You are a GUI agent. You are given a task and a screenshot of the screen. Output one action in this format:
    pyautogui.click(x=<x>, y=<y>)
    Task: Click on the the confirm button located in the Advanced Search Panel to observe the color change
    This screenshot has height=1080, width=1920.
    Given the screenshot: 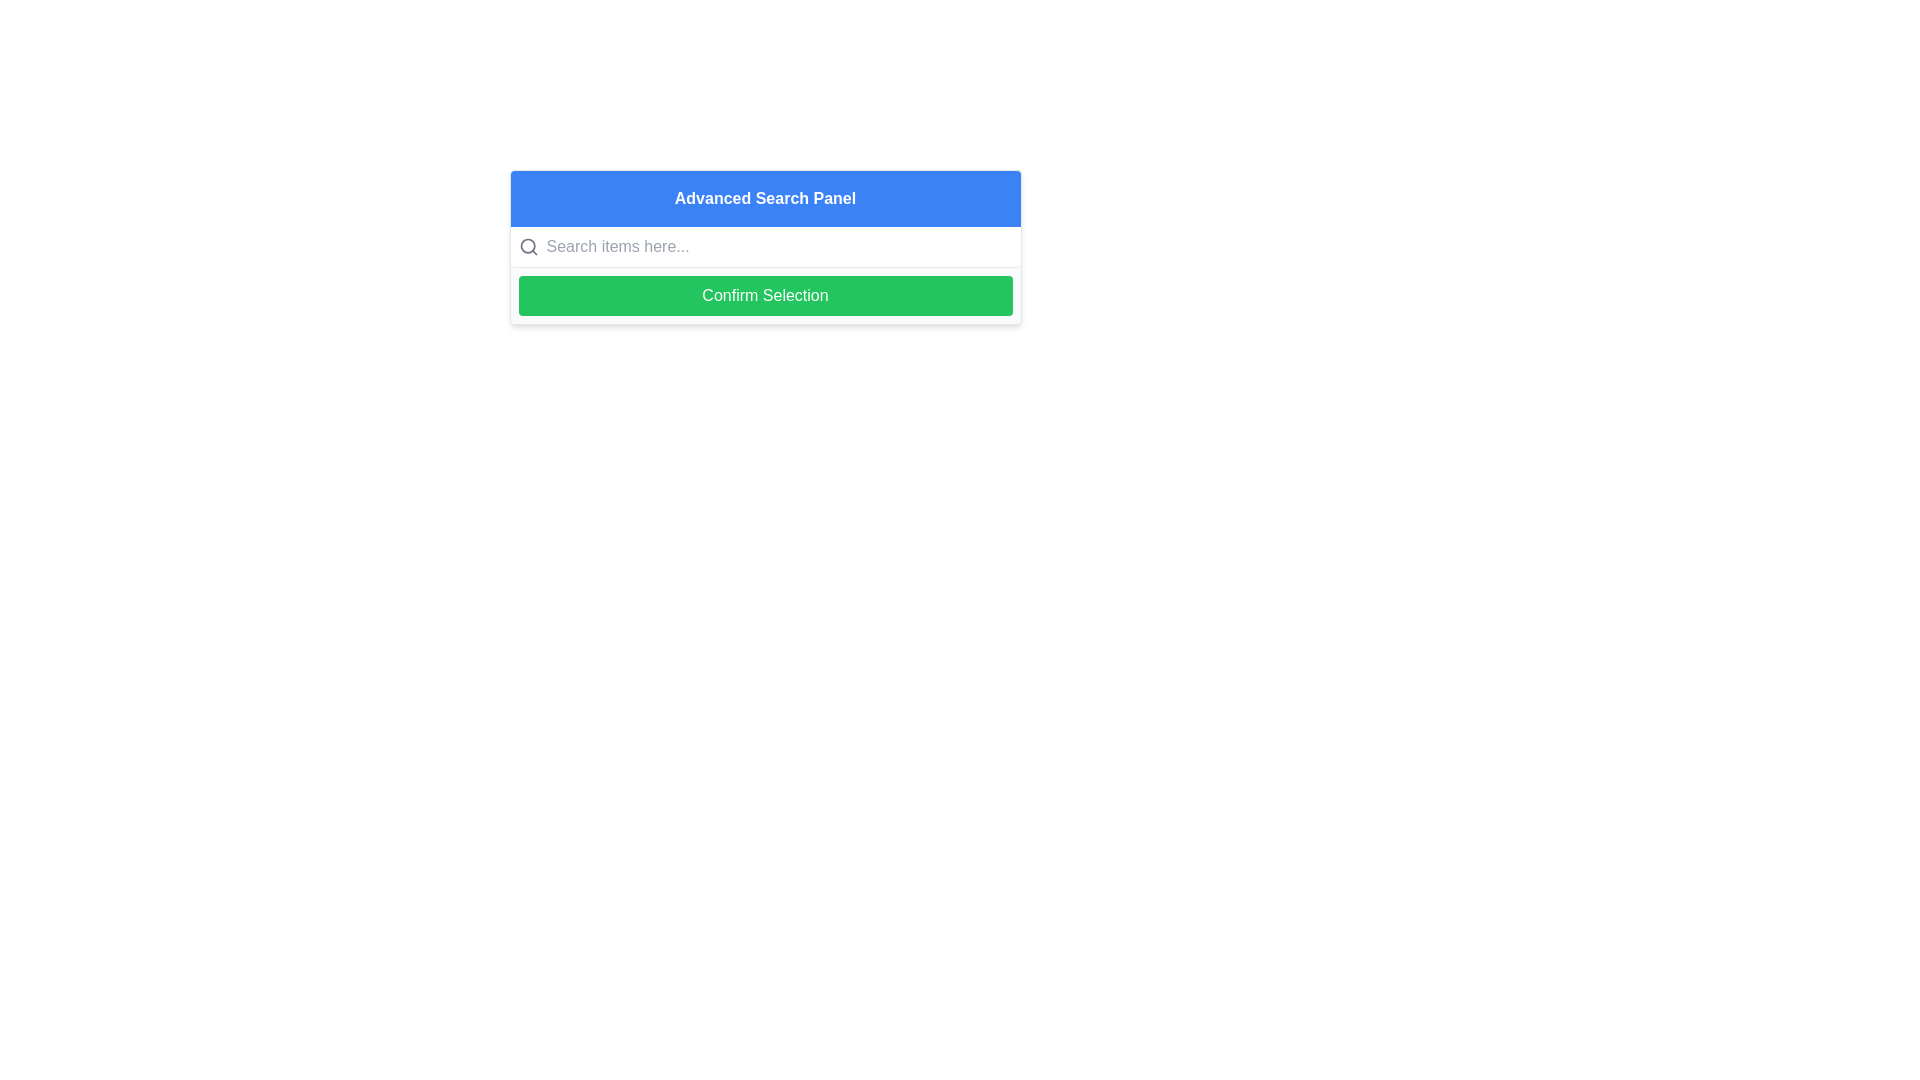 What is the action you would take?
    pyautogui.click(x=764, y=296)
    